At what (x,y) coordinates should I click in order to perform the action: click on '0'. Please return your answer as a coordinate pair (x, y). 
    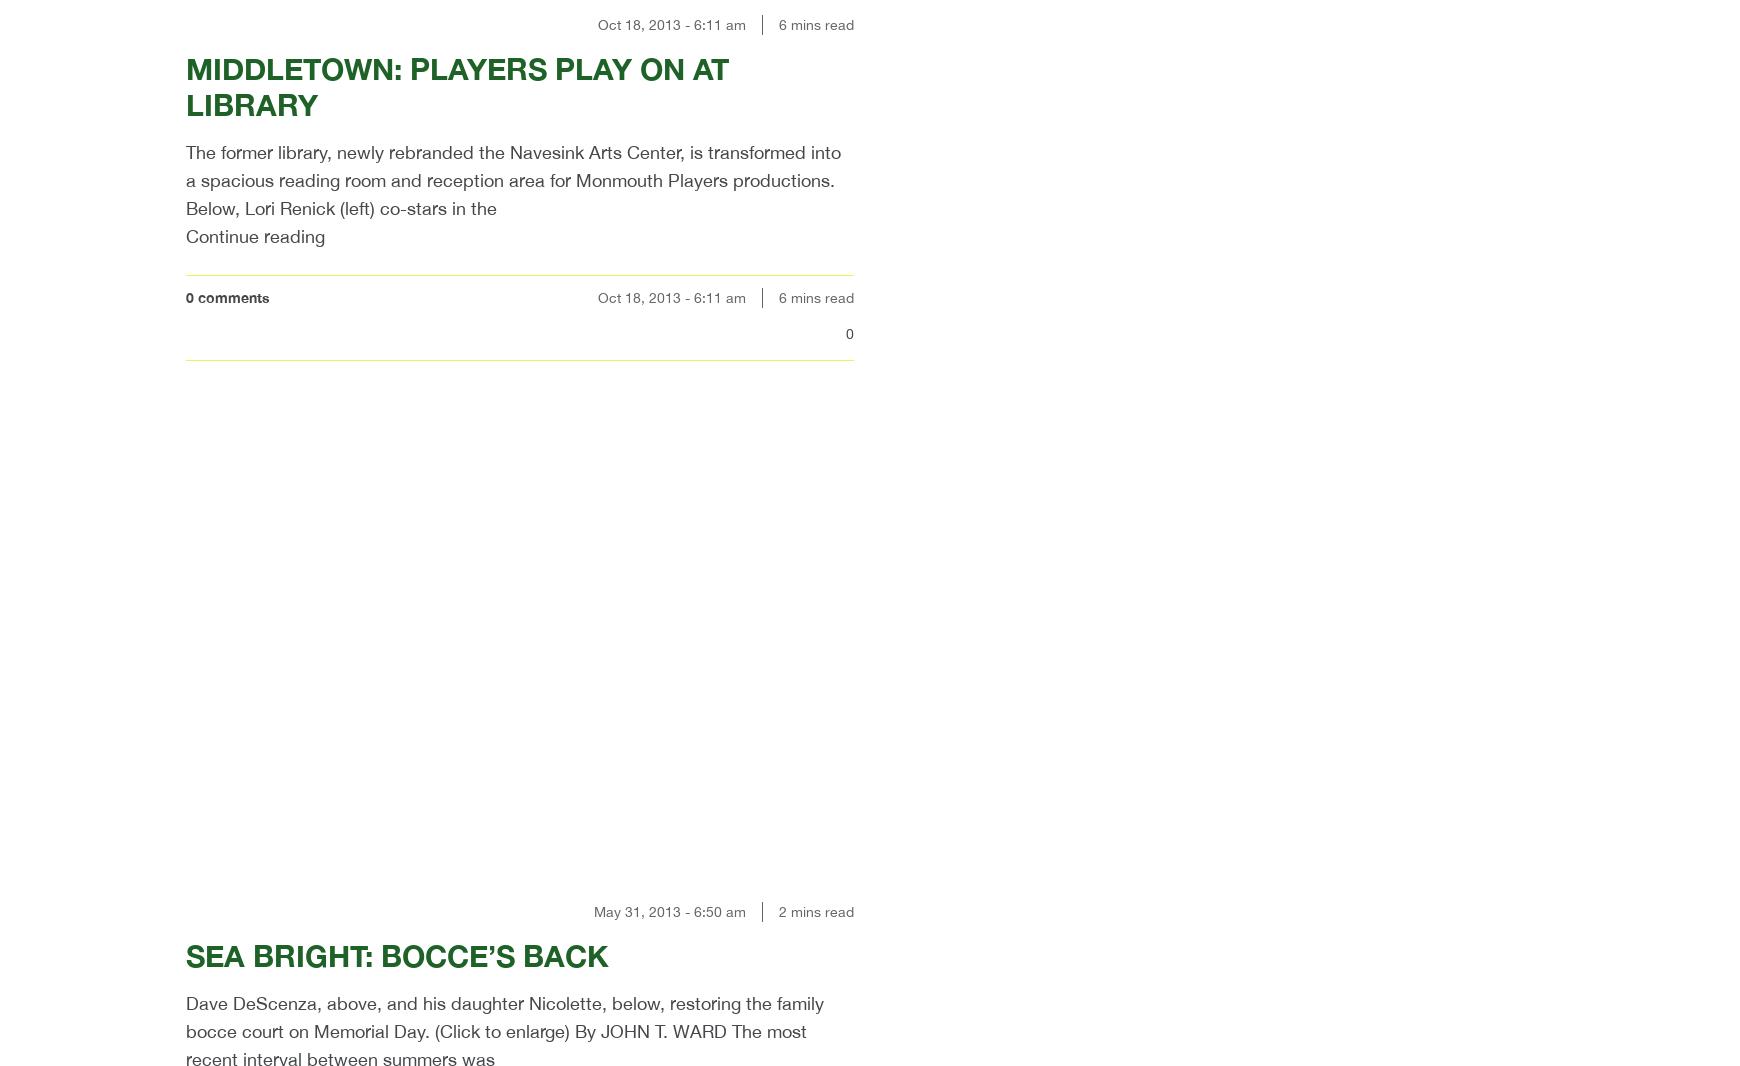
    Looking at the image, I should click on (849, 333).